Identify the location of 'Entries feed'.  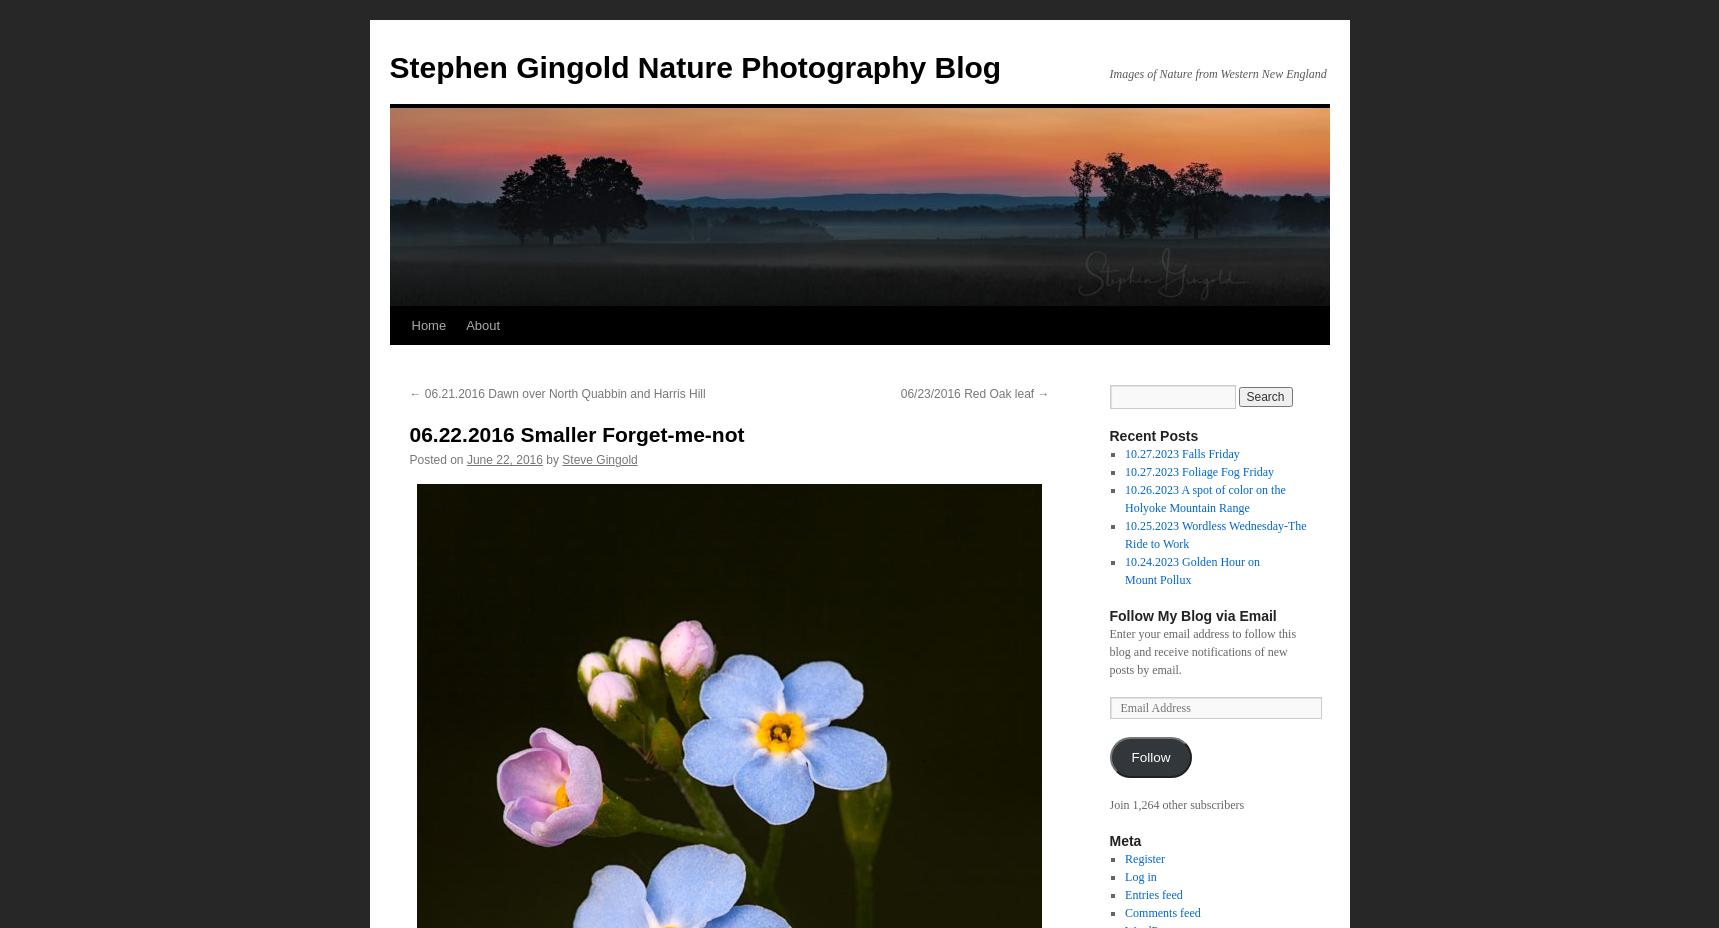
(1124, 894).